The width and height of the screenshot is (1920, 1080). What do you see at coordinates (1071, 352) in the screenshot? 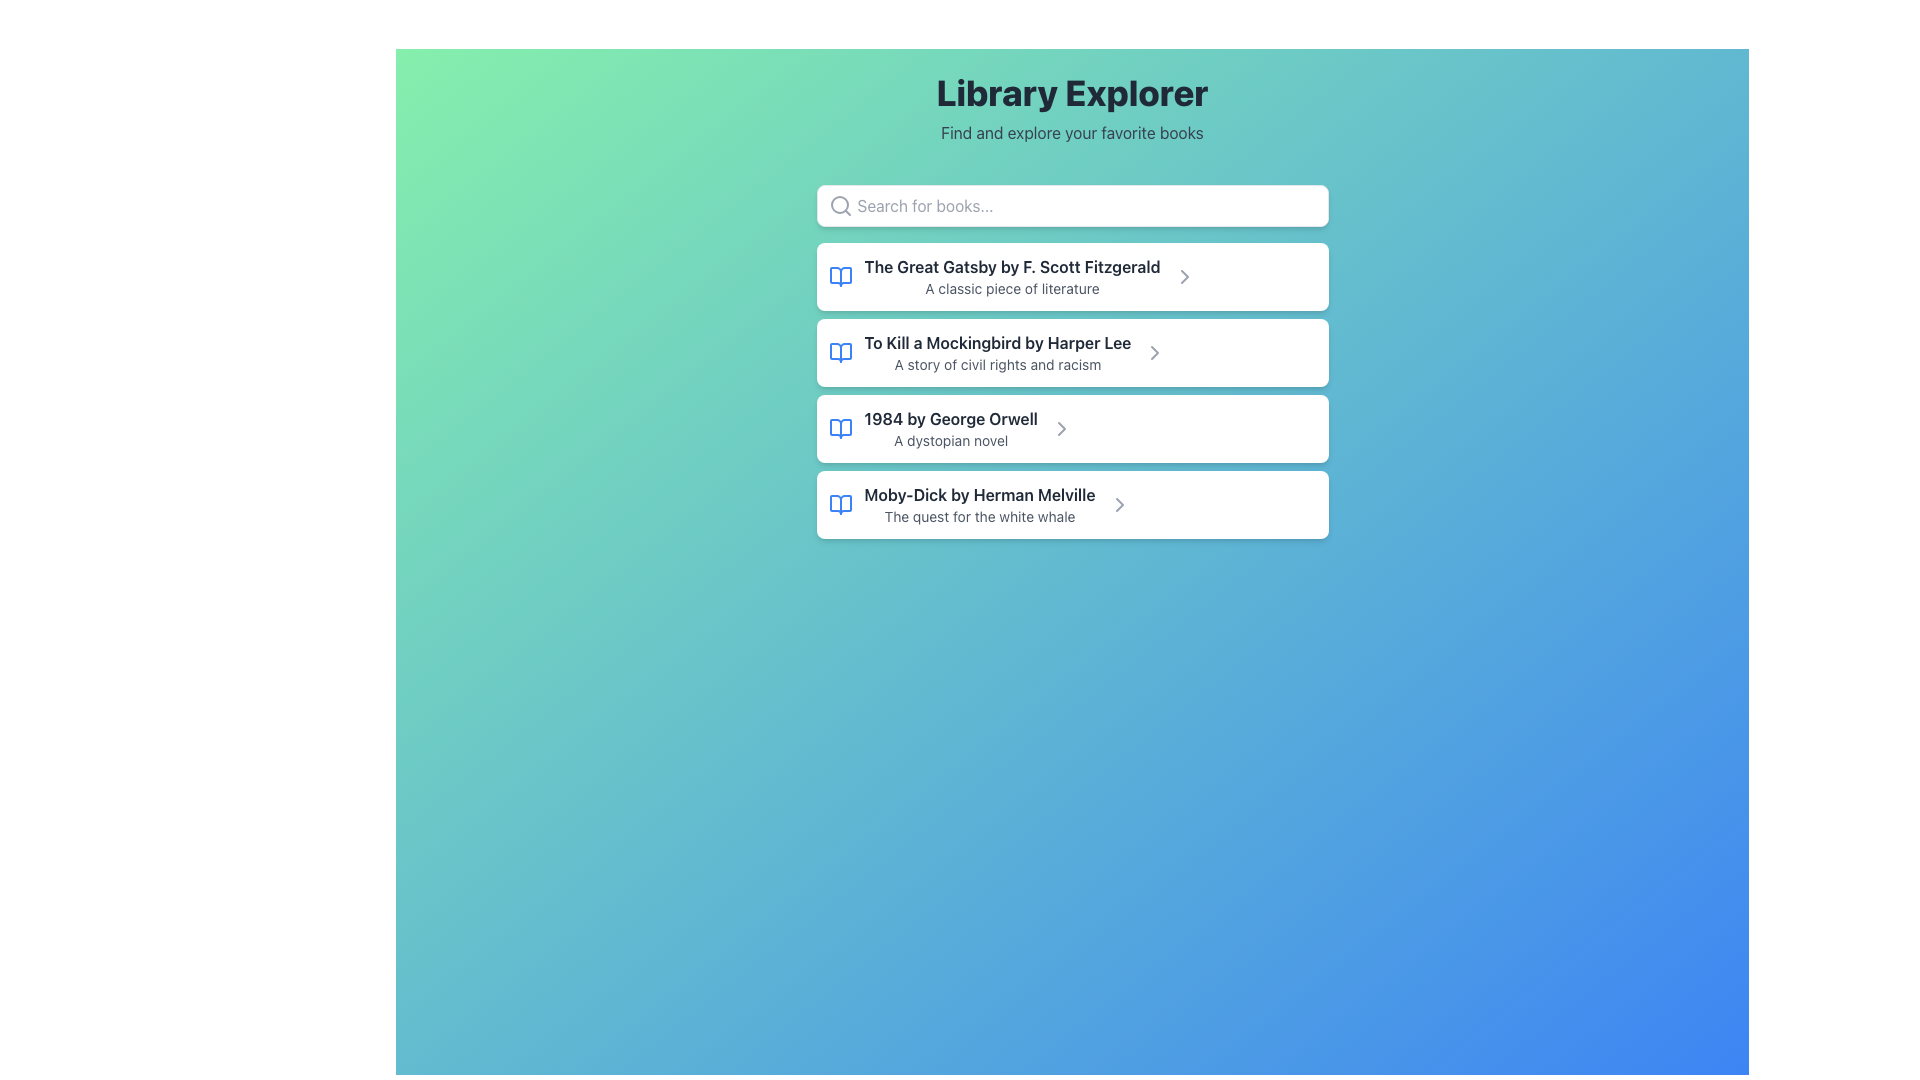
I see `the list item representing the book 'To Kill a Mockingbird by Harper Lee'` at bounding box center [1071, 352].